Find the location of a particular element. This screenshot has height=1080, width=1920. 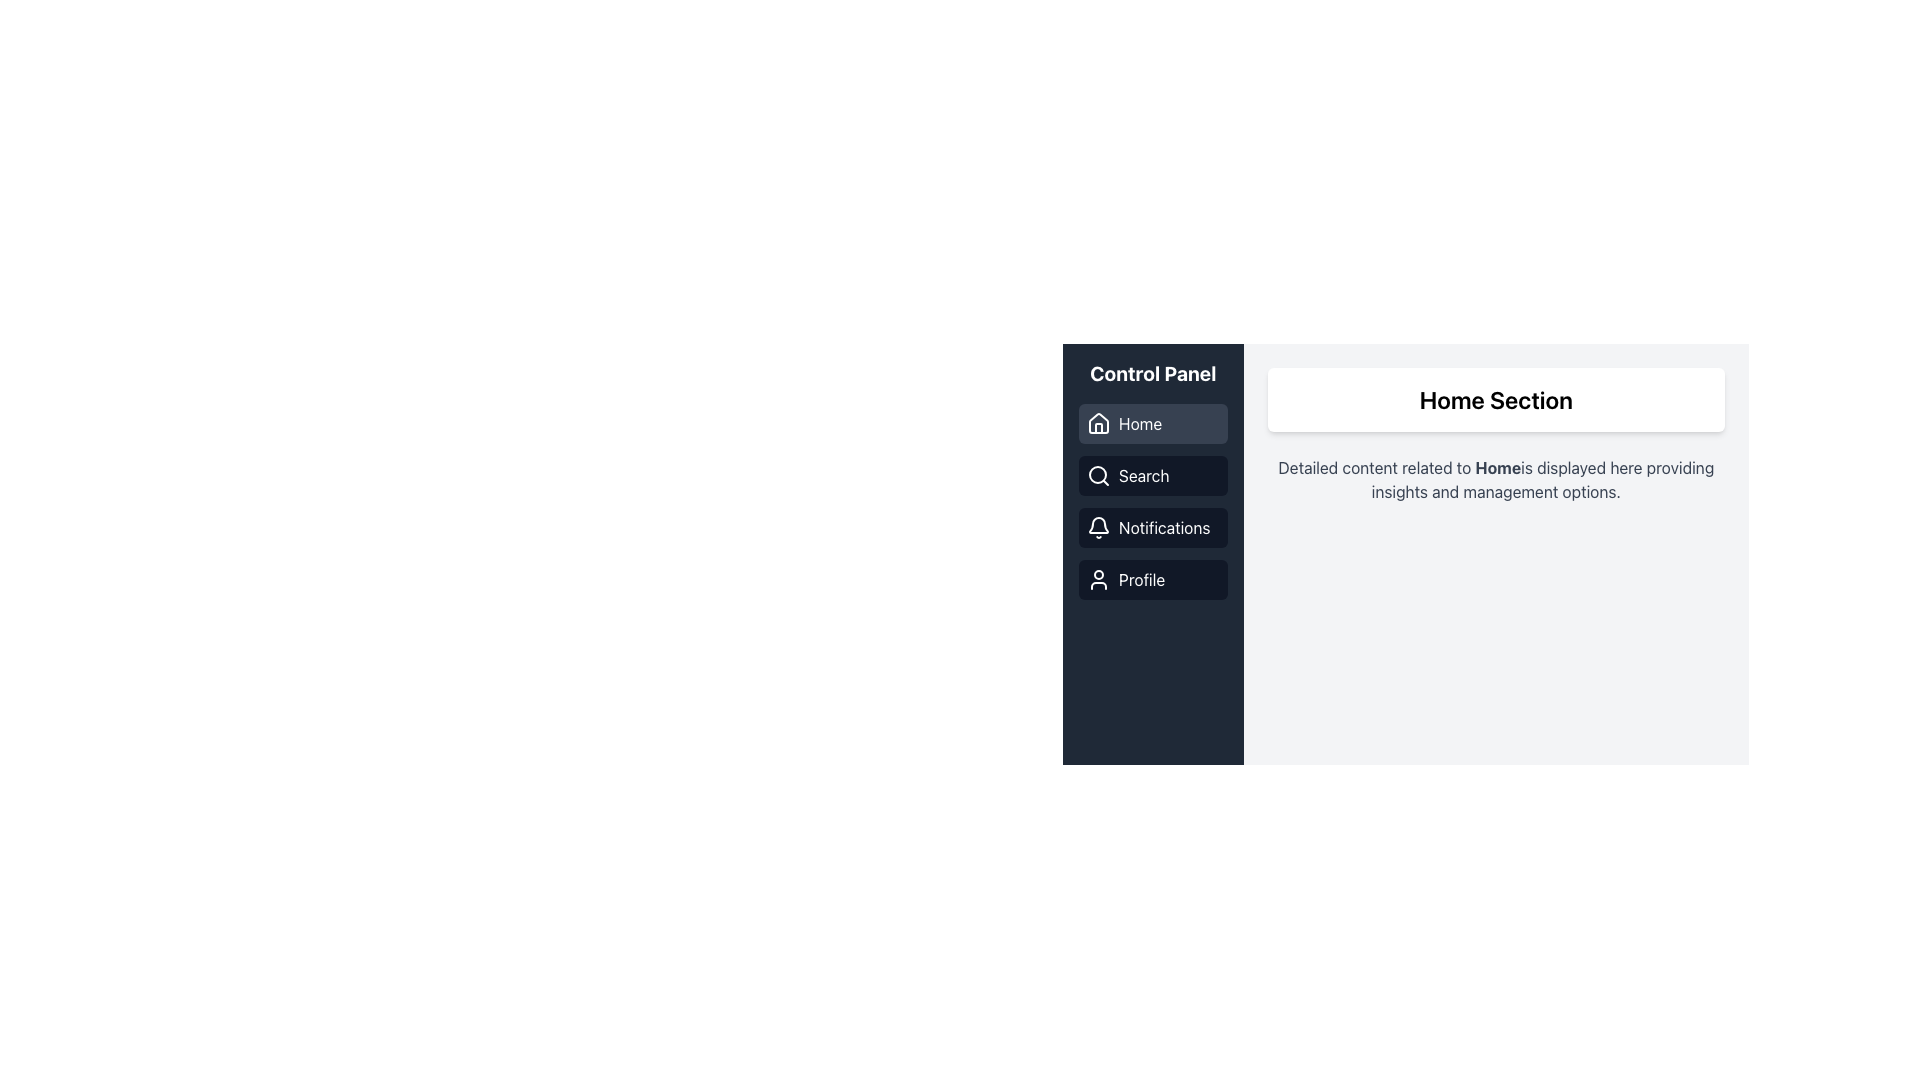

the text block displaying insights and management options related to Home, which is located beneath the 'Home Section' heading and to the right of the 'Control Panel' sidebar is located at coordinates (1496, 479).